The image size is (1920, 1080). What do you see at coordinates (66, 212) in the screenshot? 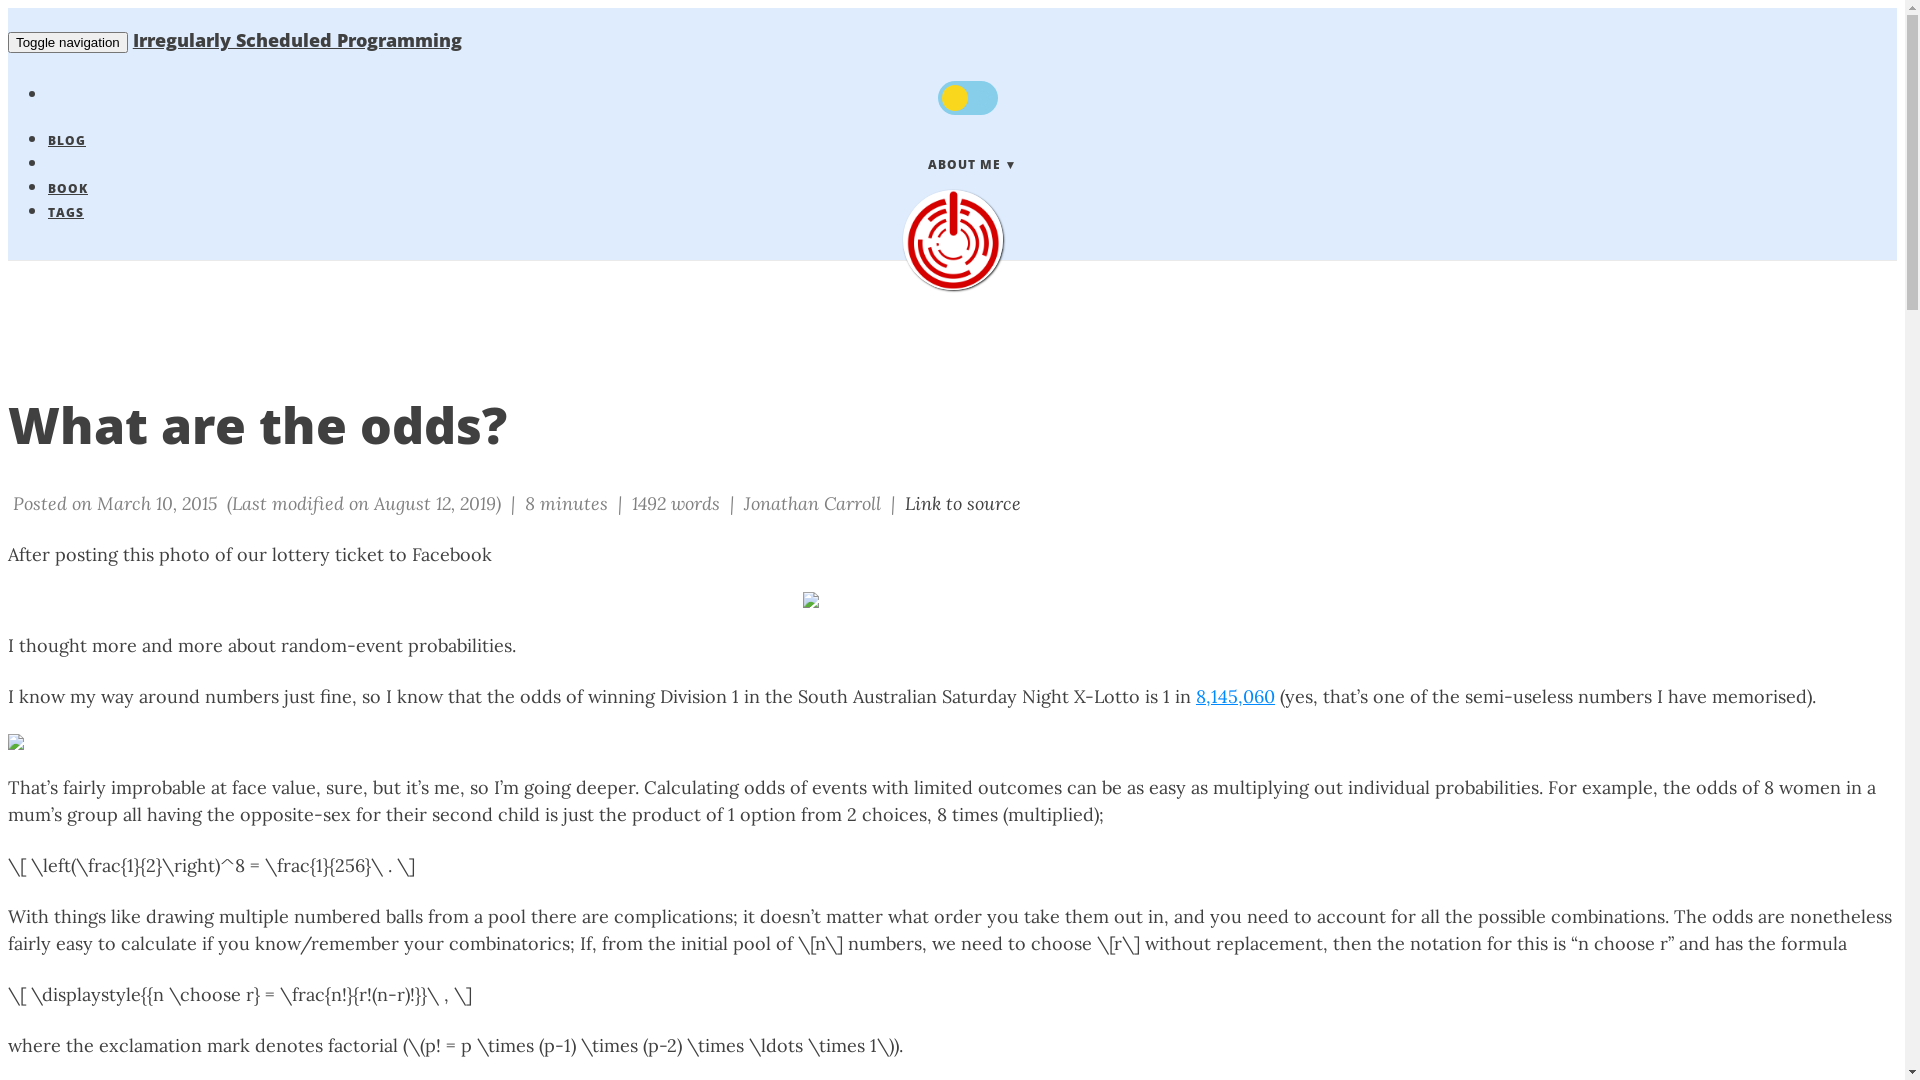
I see `'TAGS'` at bounding box center [66, 212].